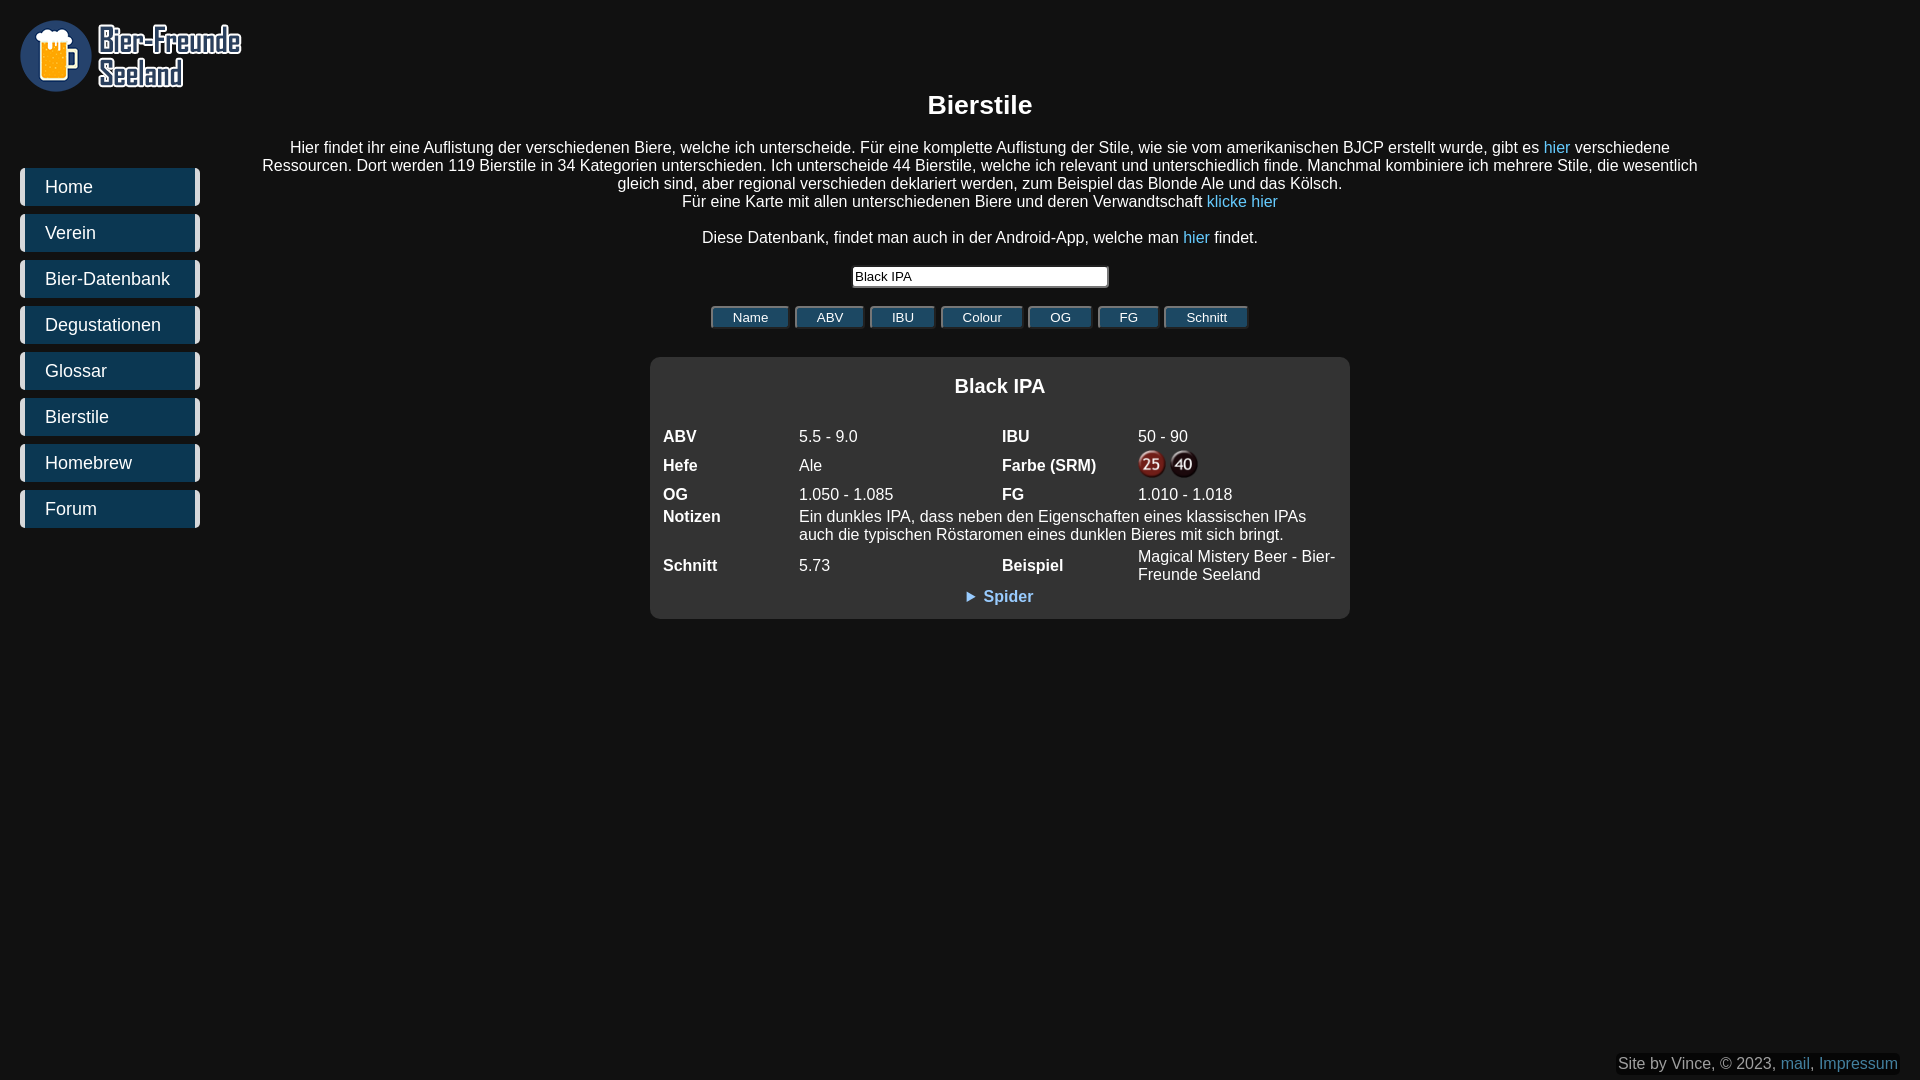 The image size is (1920, 1080). I want to click on 'mail', so click(1780, 1062).